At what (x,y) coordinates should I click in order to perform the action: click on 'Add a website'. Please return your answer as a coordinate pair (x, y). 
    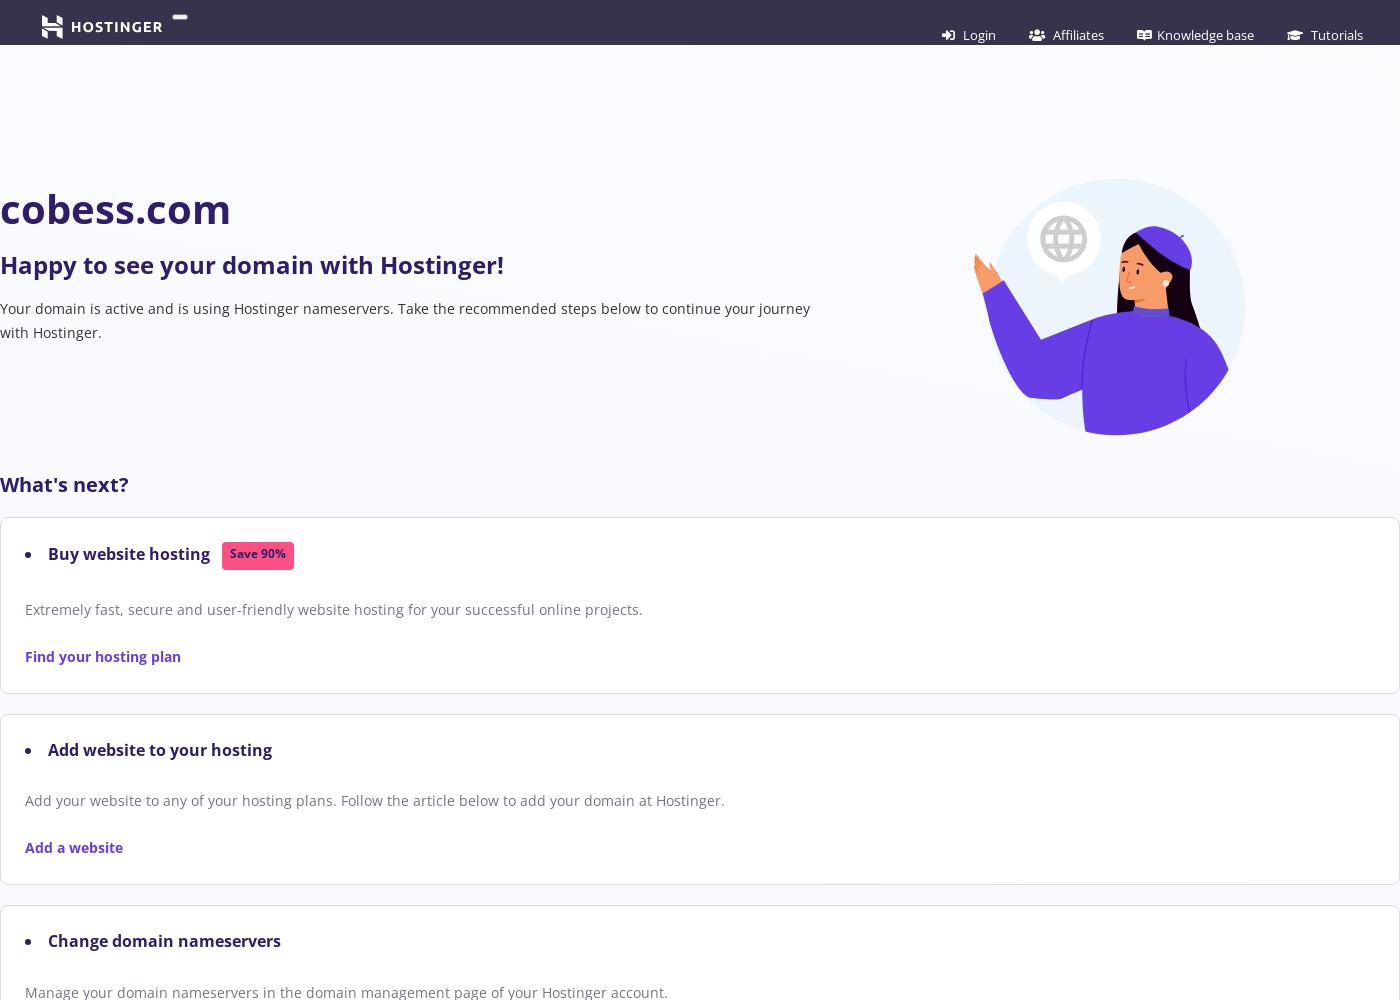
    Looking at the image, I should click on (74, 846).